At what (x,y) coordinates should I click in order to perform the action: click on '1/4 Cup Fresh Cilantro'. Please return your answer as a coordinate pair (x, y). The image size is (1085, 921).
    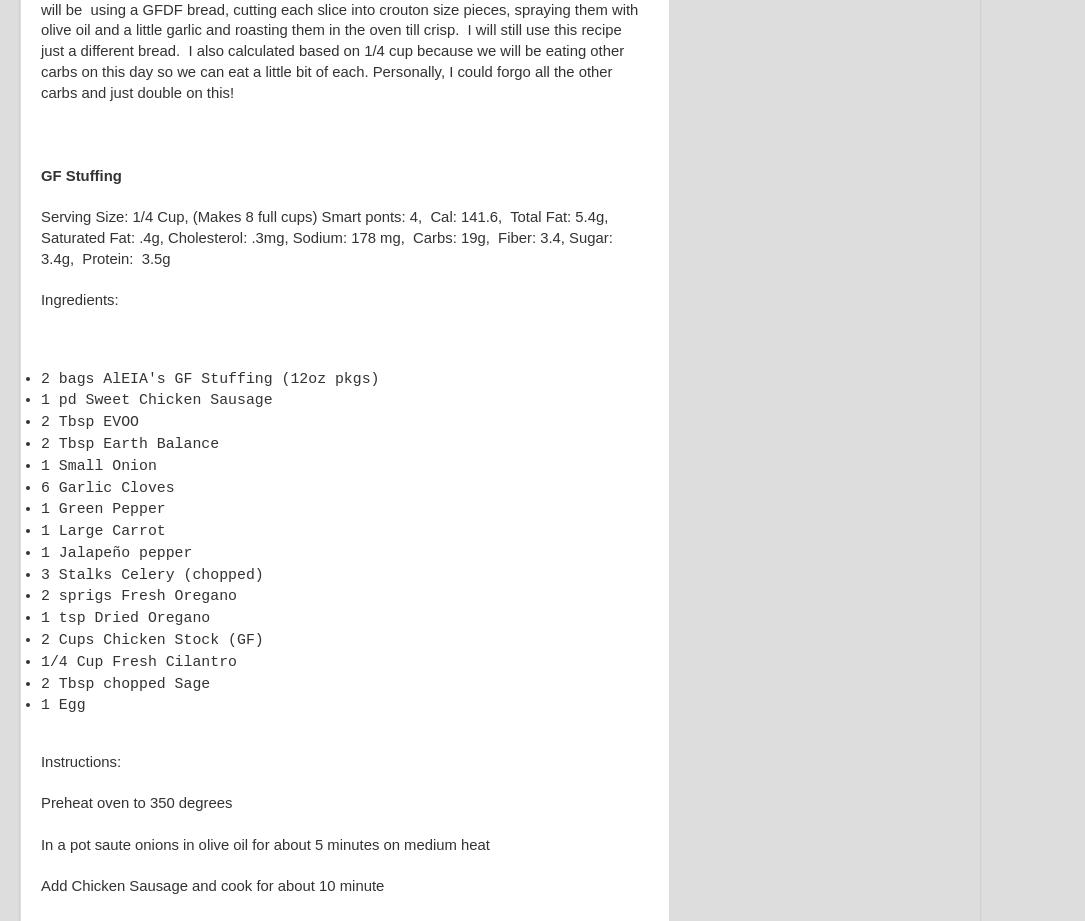
    Looking at the image, I should click on (137, 661).